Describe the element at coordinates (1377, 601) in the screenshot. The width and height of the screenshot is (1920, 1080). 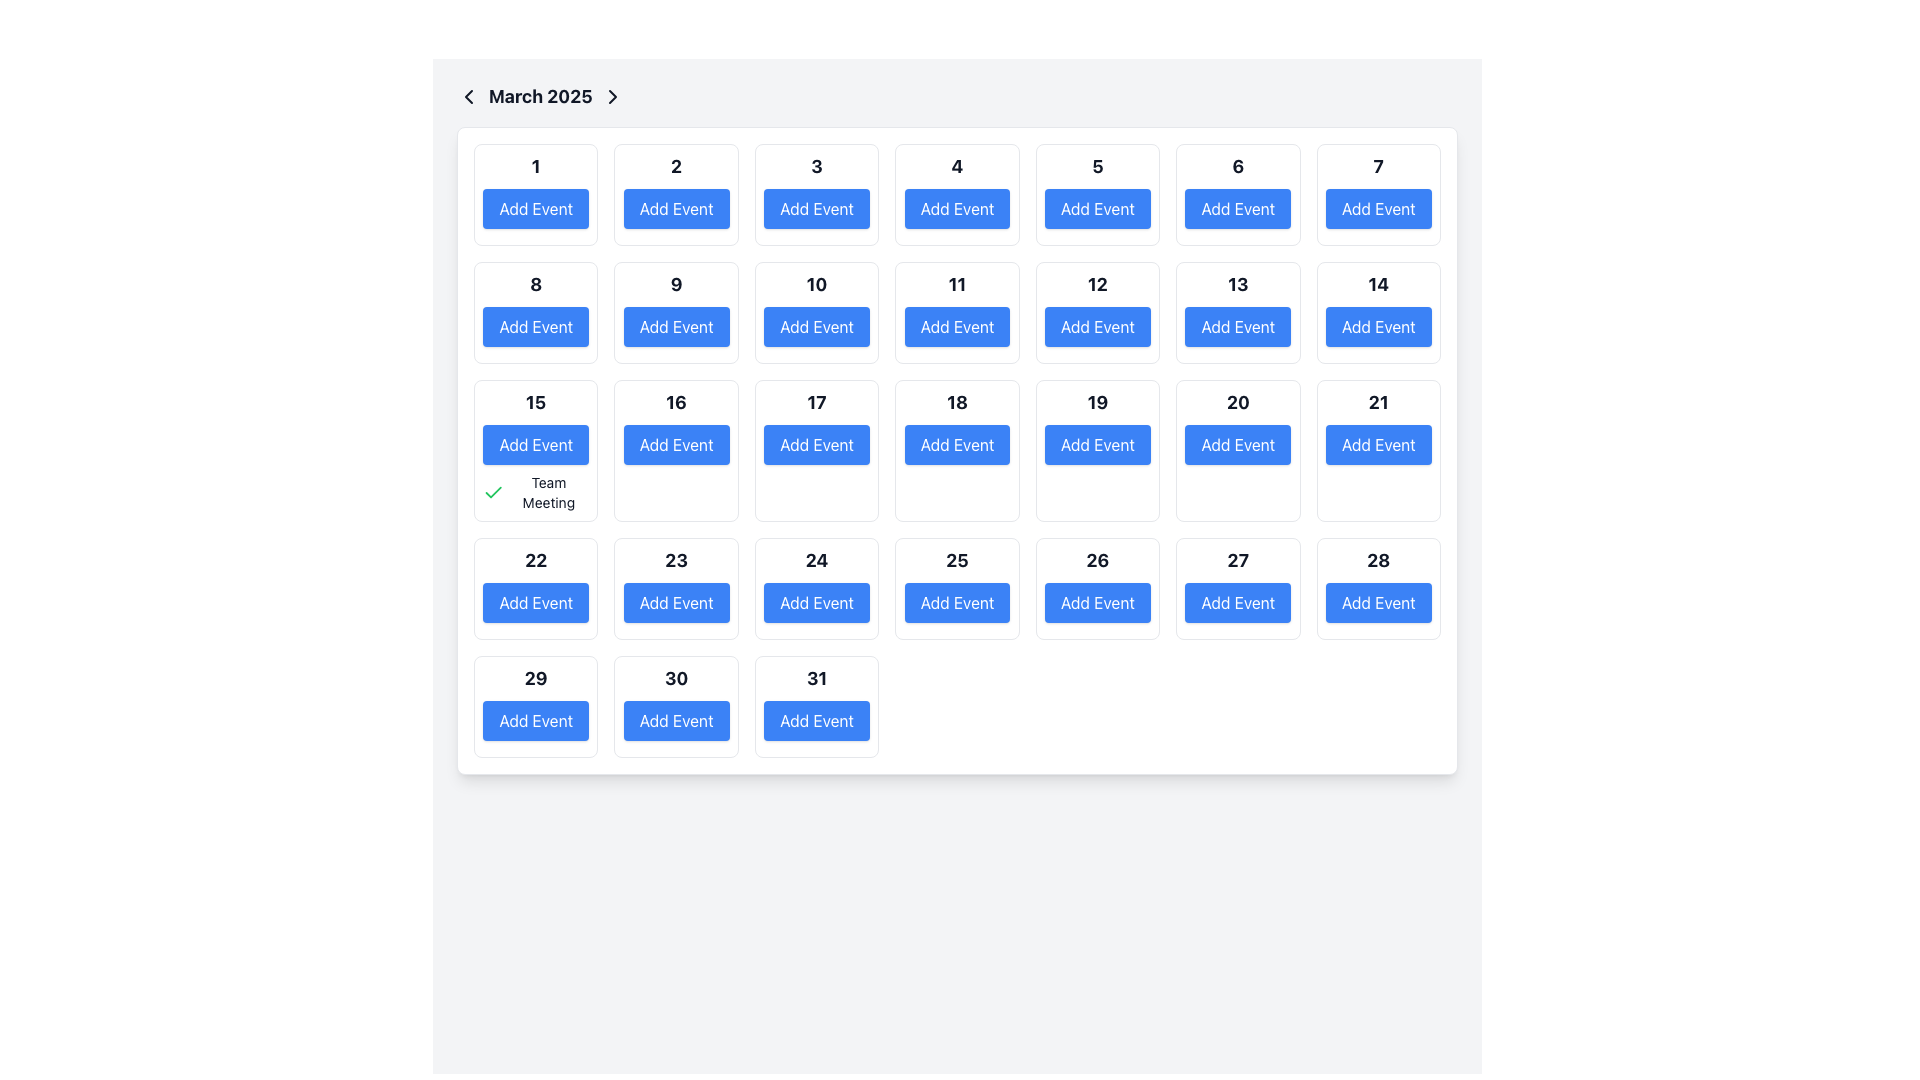
I see `the blue 'Add Event' button located in the bottom-right corner of the calendar grid for March 2025, under the date '28', to initiate adding an event` at that location.